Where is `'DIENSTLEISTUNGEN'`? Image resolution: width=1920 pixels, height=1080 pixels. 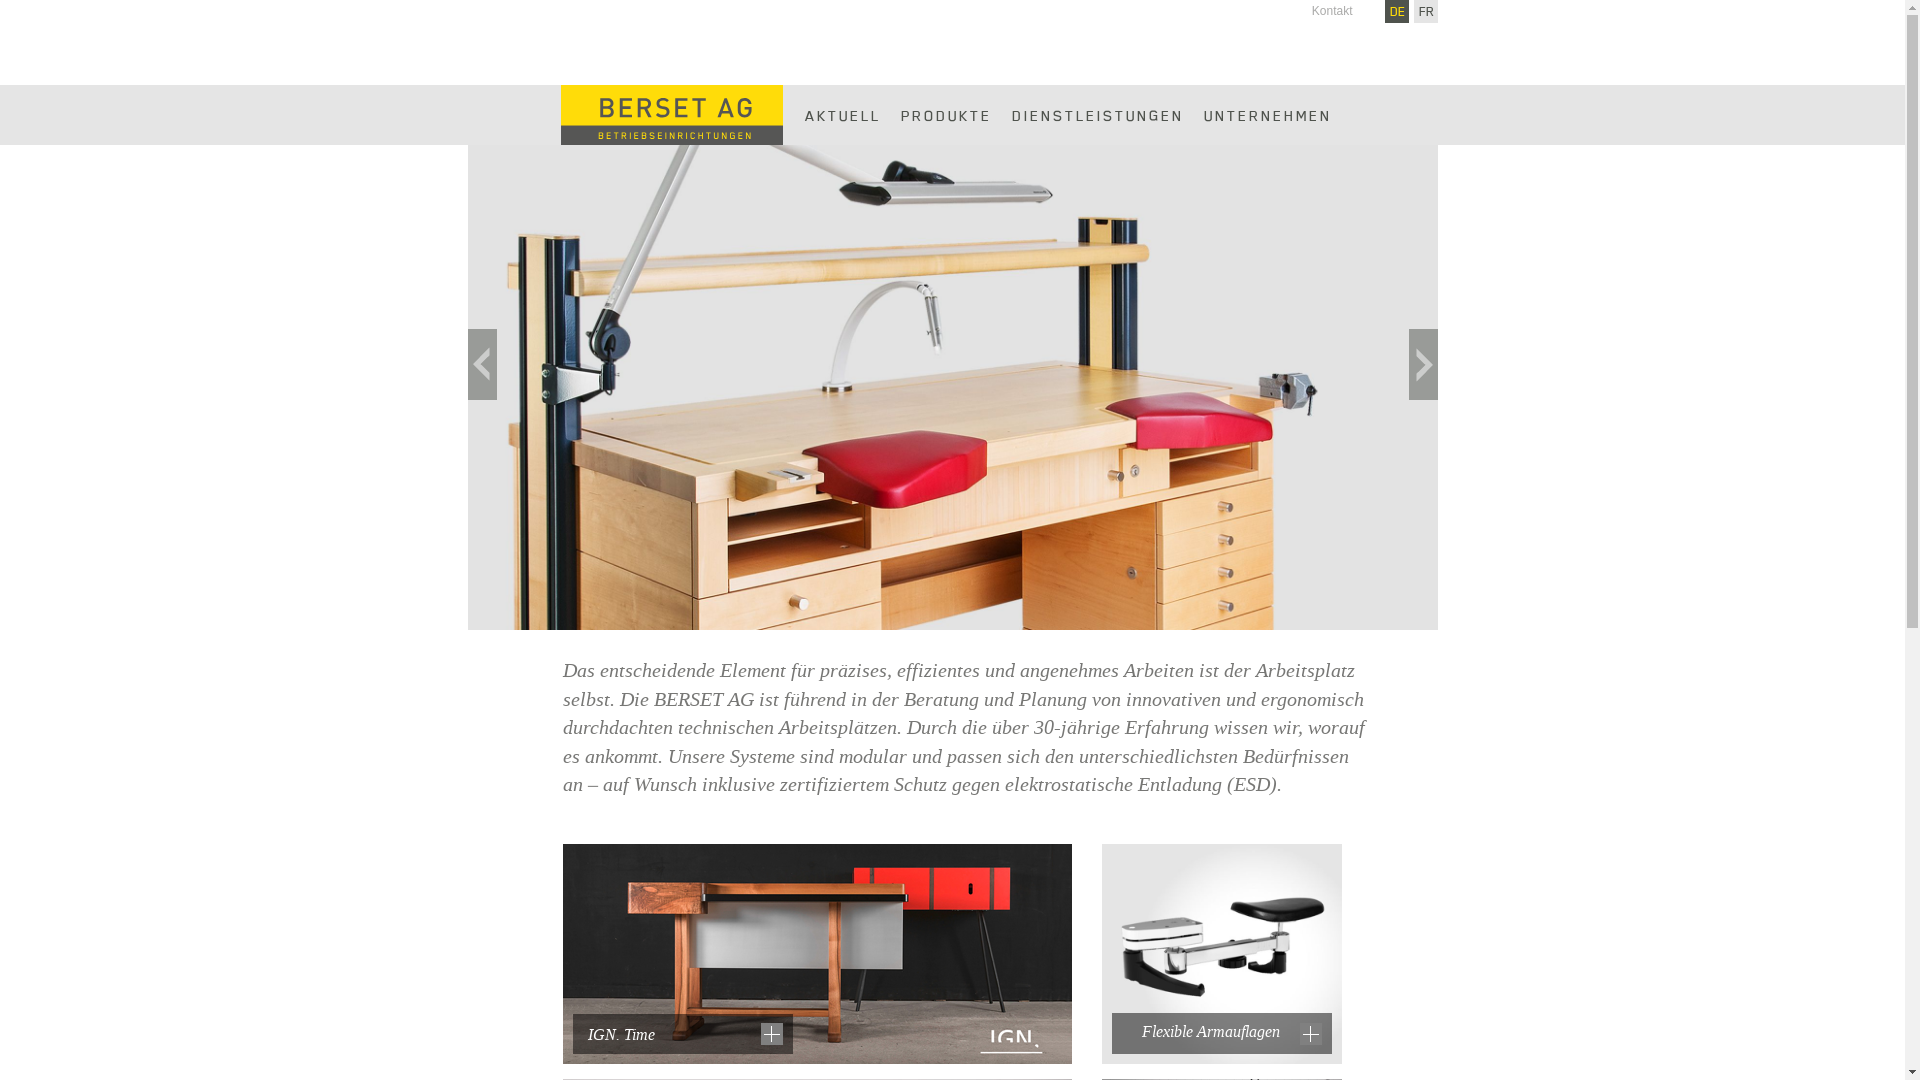 'DIENSTLEISTUNGEN' is located at coordinates (1097, 115).